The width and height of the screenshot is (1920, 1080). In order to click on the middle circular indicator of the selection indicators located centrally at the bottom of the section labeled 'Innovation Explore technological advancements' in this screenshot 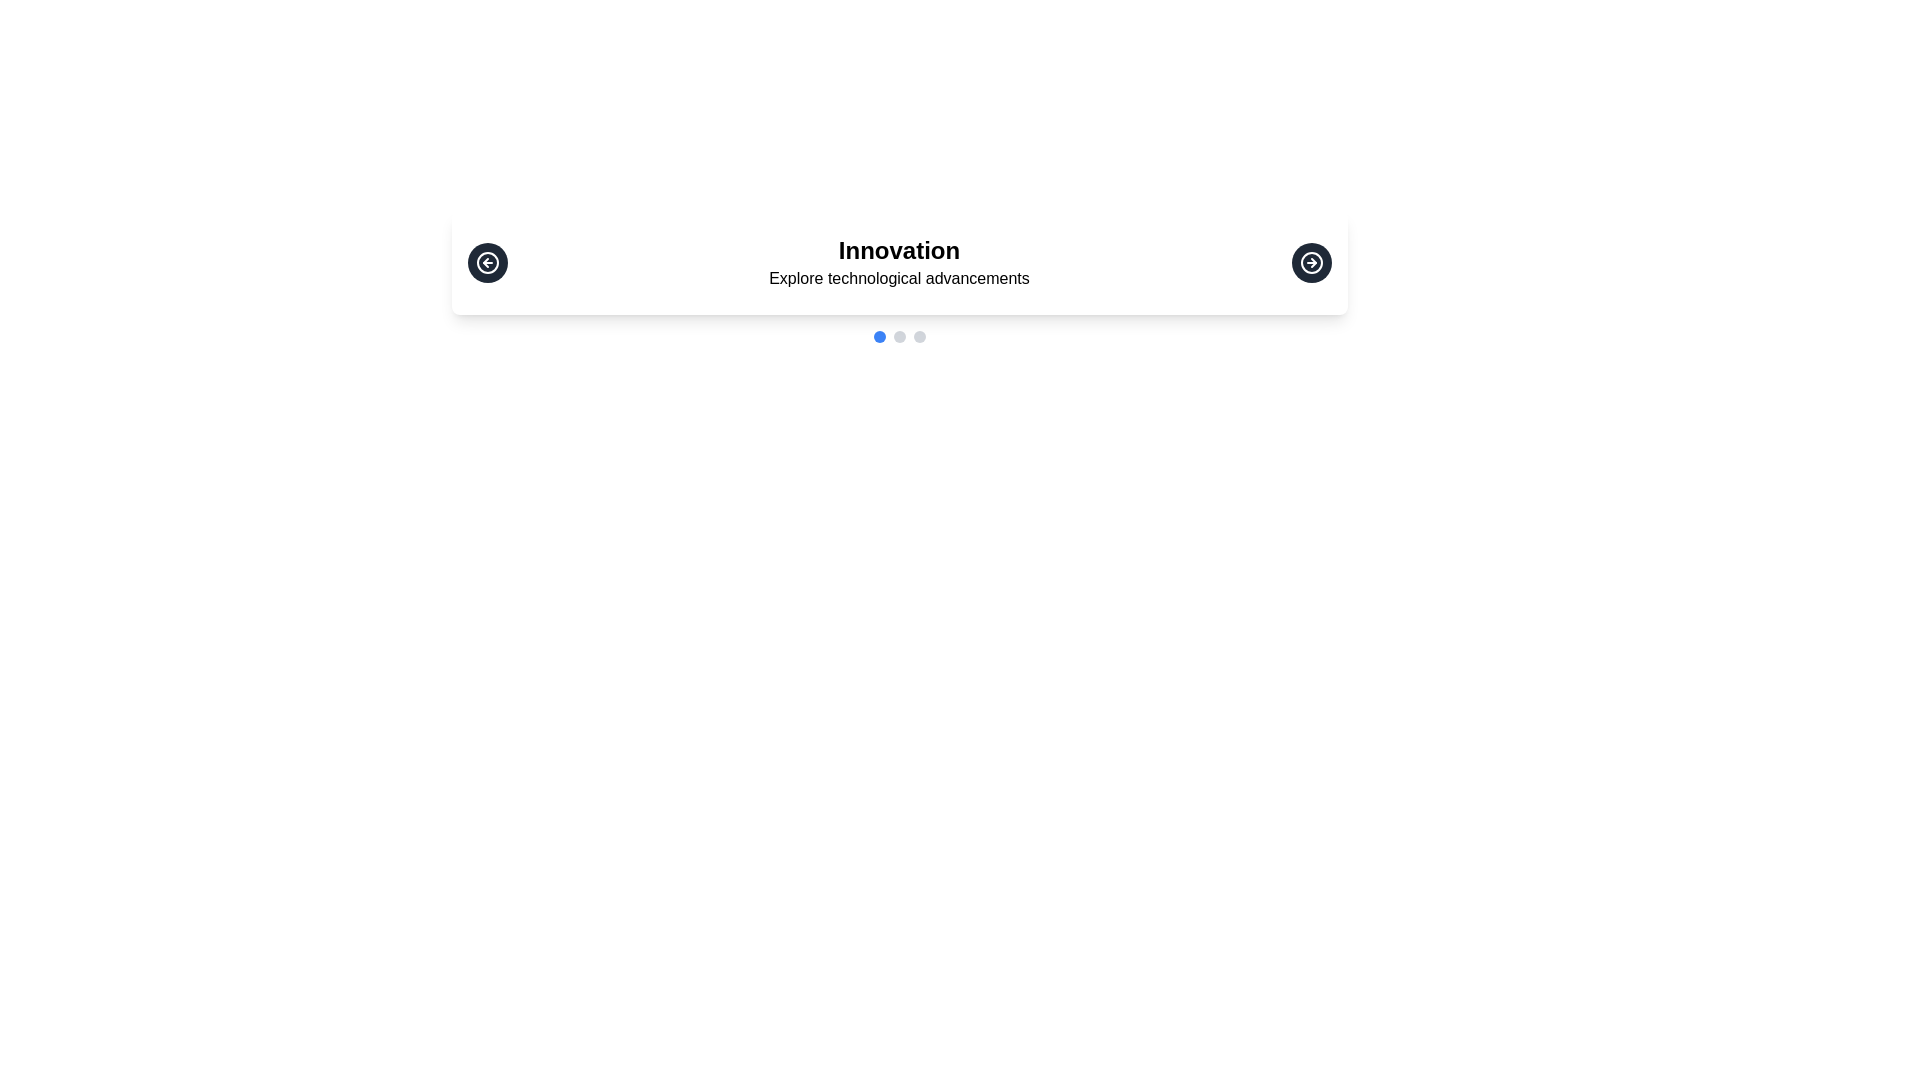, I will do `click(898, 335)`.